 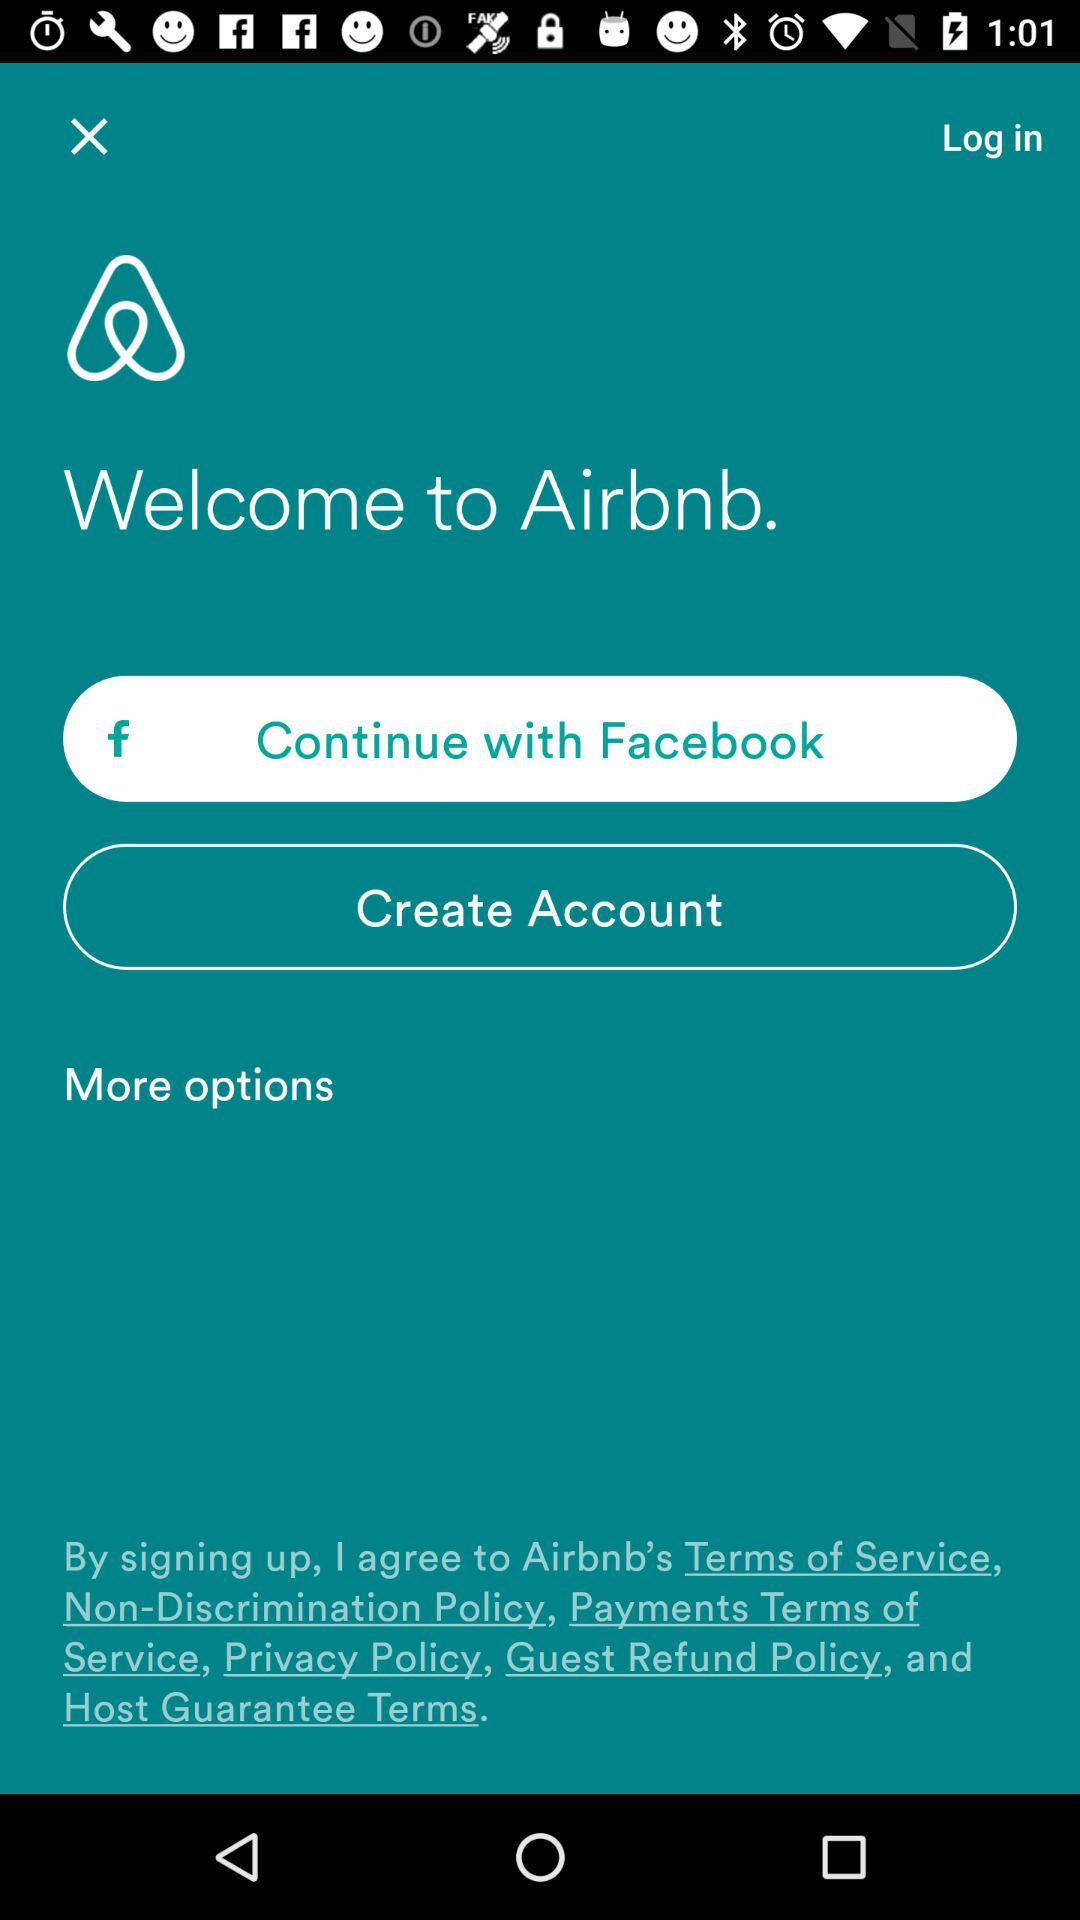 I want to click on the more options item, so click(x=209, y=1081).